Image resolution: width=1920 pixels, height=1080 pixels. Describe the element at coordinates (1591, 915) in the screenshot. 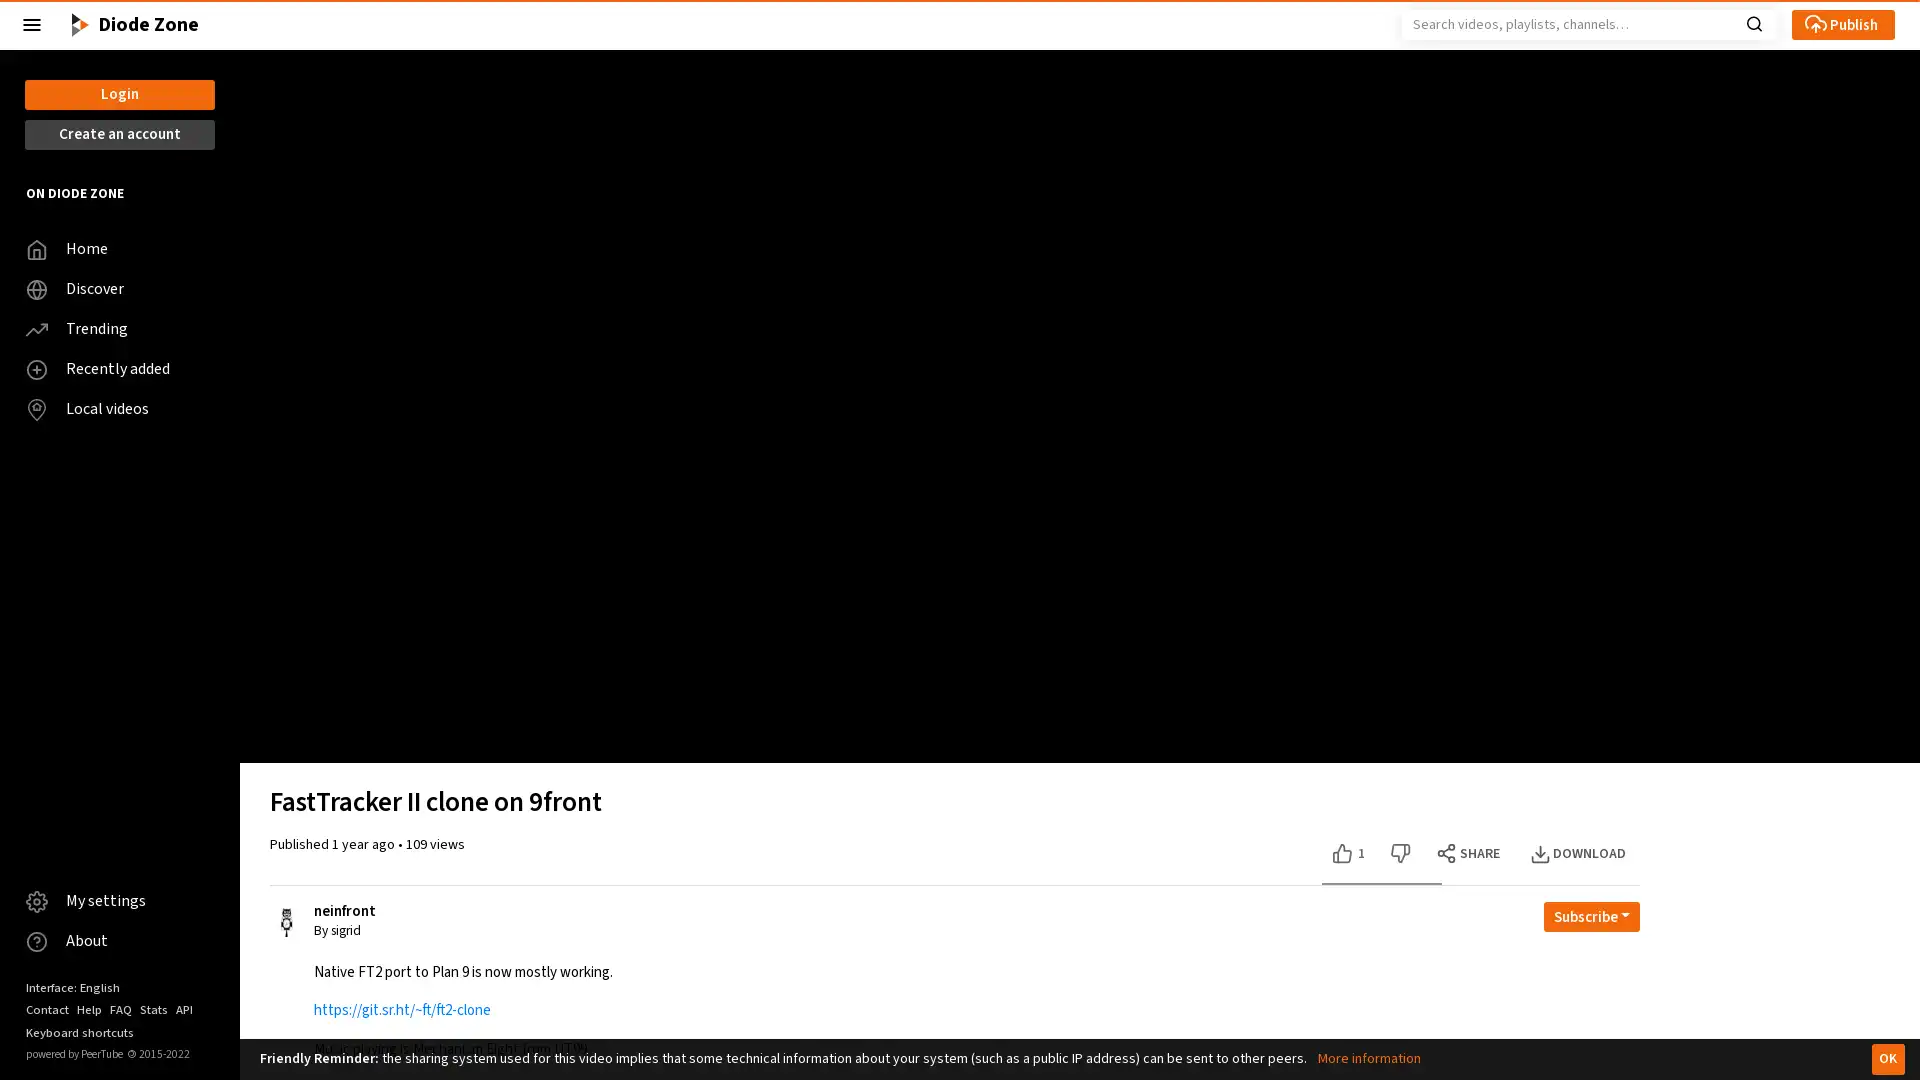

I see `Open subscription dropdown` at that location.